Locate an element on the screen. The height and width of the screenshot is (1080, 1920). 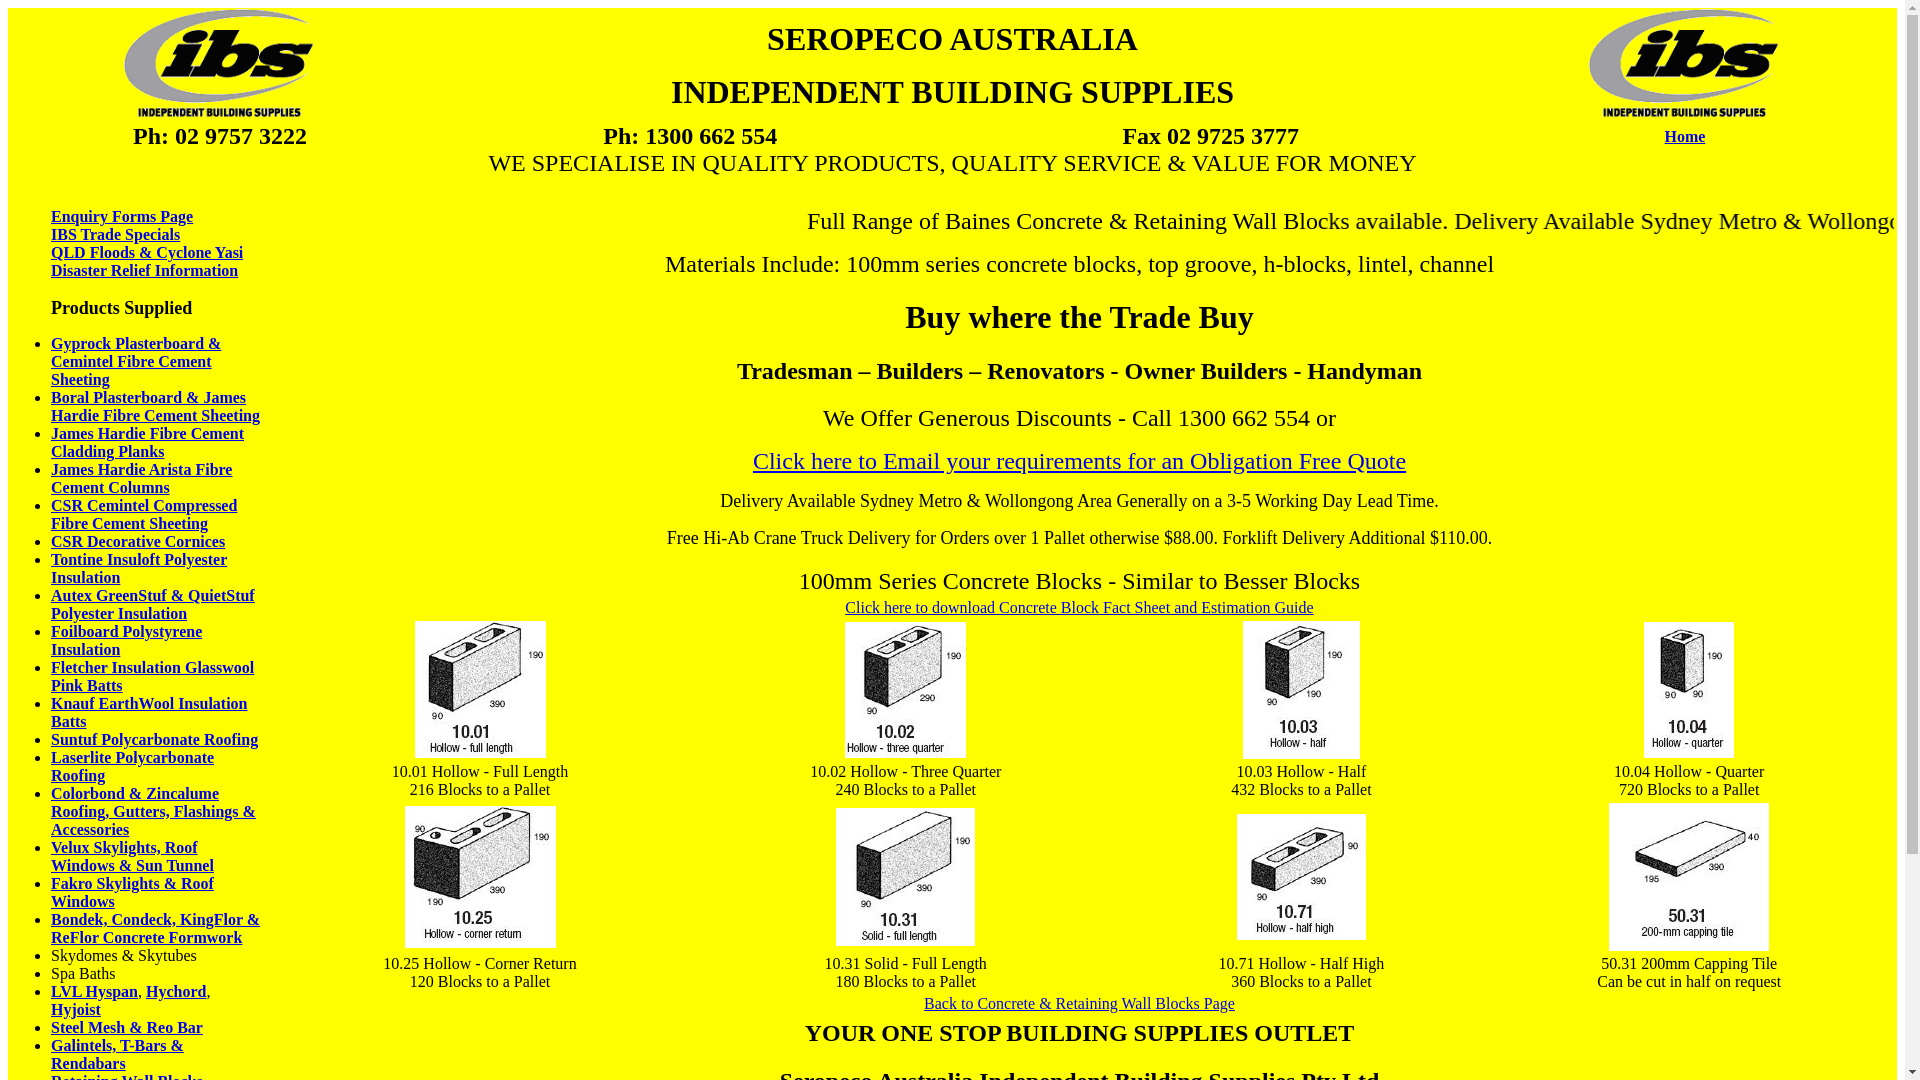
'Back to Concrete & Retaining Wall Blocks Page' is located at coordinates (1078, 1003).